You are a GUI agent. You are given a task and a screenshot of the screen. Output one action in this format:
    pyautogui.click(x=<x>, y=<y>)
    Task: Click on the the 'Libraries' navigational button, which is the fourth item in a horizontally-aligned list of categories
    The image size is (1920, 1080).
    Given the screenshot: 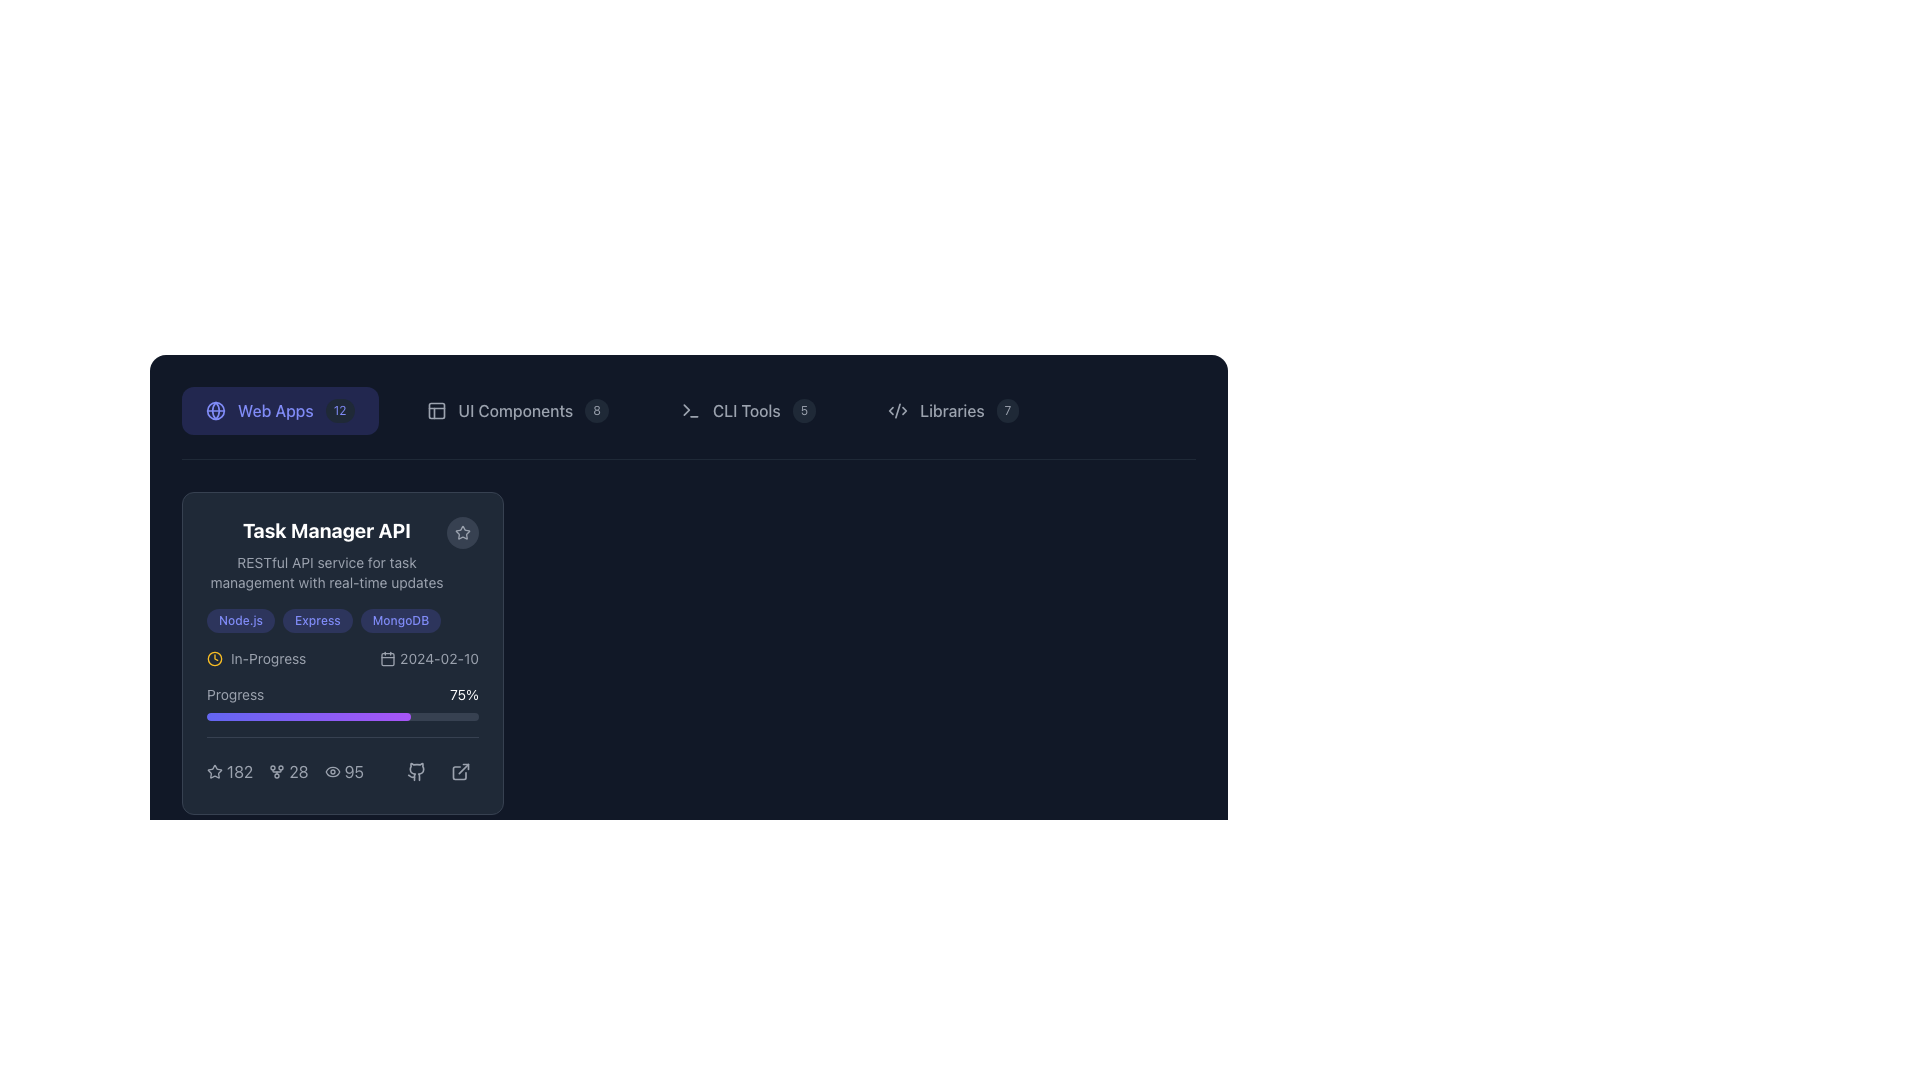 What is the action you would take?
    pyautogui.click(x=952, y=410)
    